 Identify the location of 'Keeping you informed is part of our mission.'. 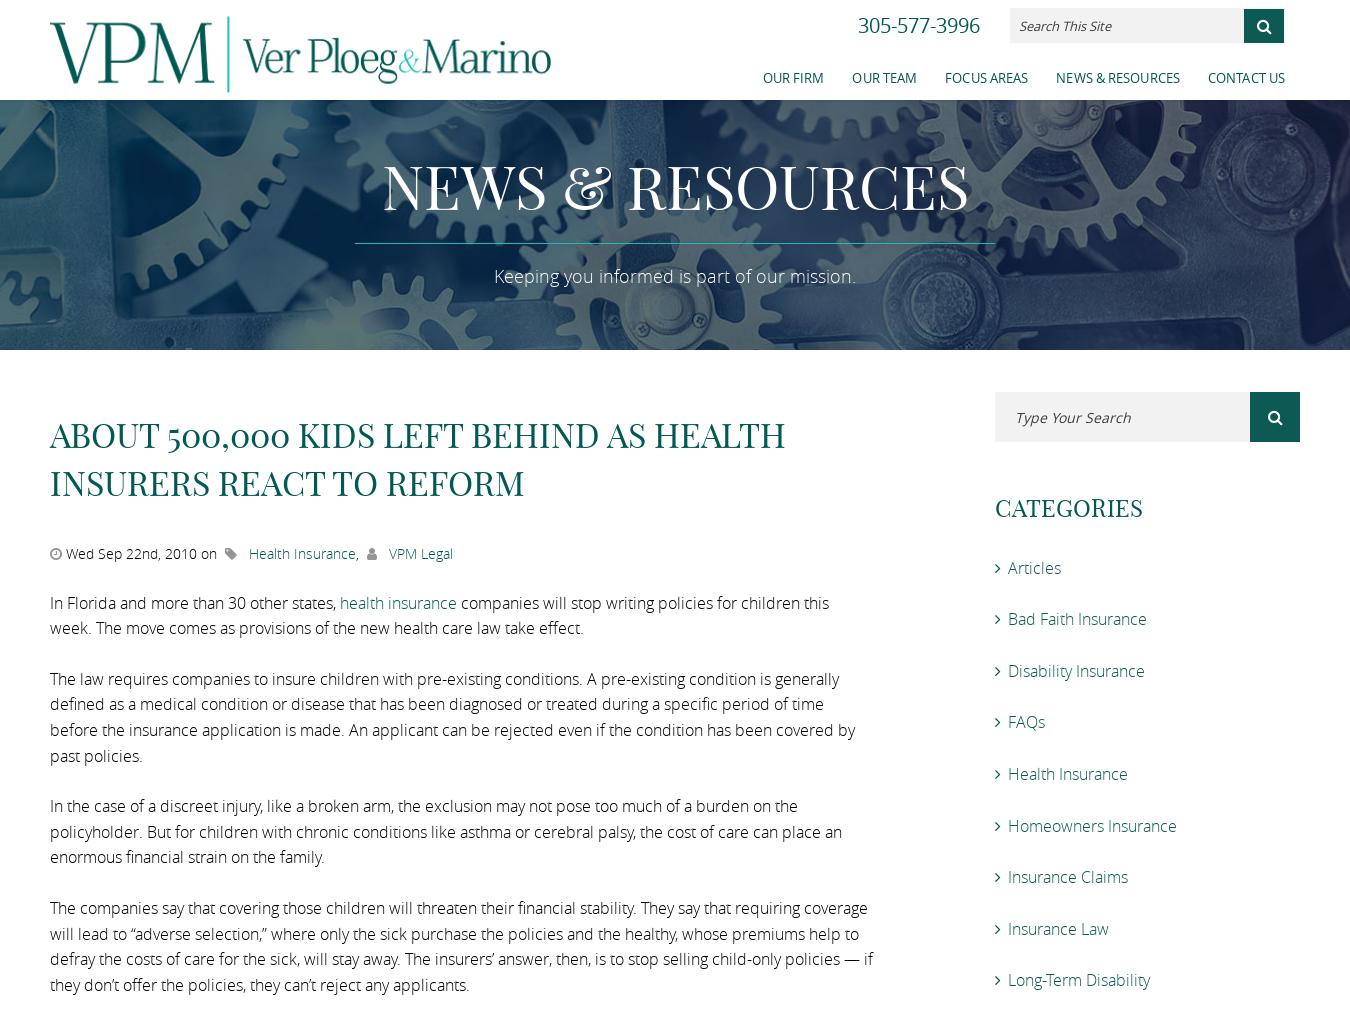
(675, 274).